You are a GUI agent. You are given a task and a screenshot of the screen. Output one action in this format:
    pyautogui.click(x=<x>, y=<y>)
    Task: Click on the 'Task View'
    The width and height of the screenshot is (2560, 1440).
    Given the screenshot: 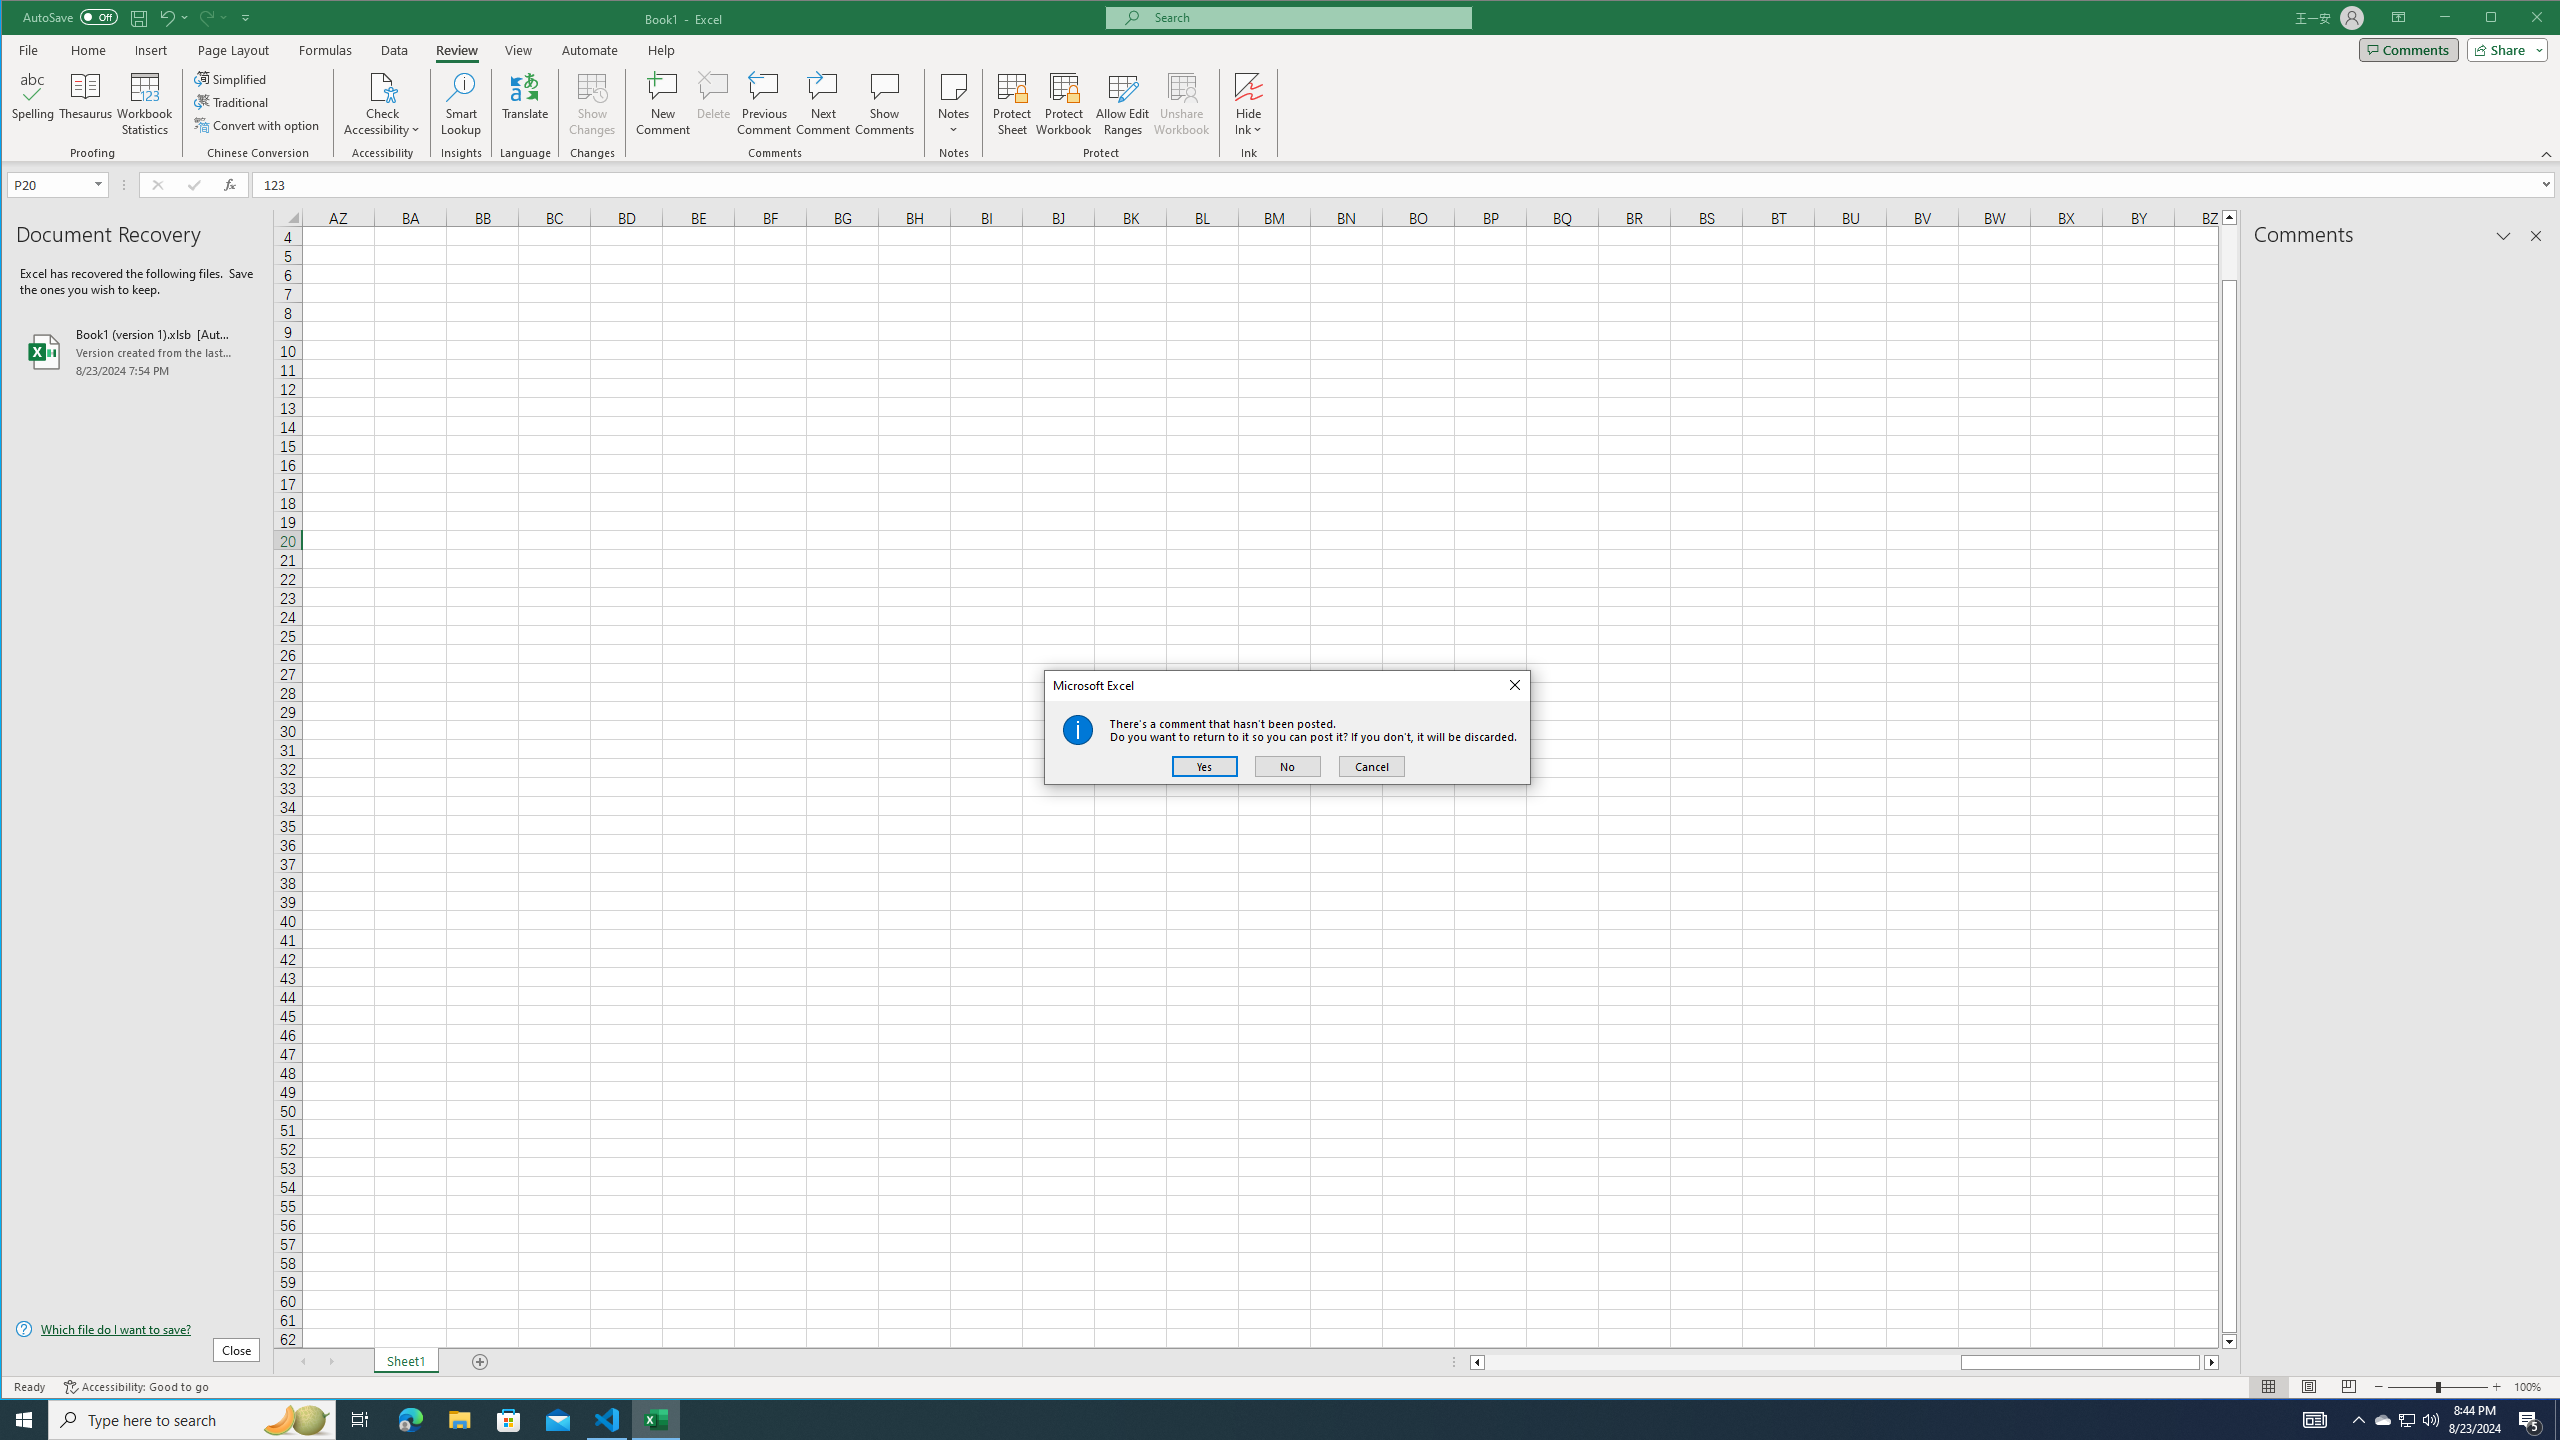 What is the action you would take?
    pyautogui.click(x=358, y=1418)
    